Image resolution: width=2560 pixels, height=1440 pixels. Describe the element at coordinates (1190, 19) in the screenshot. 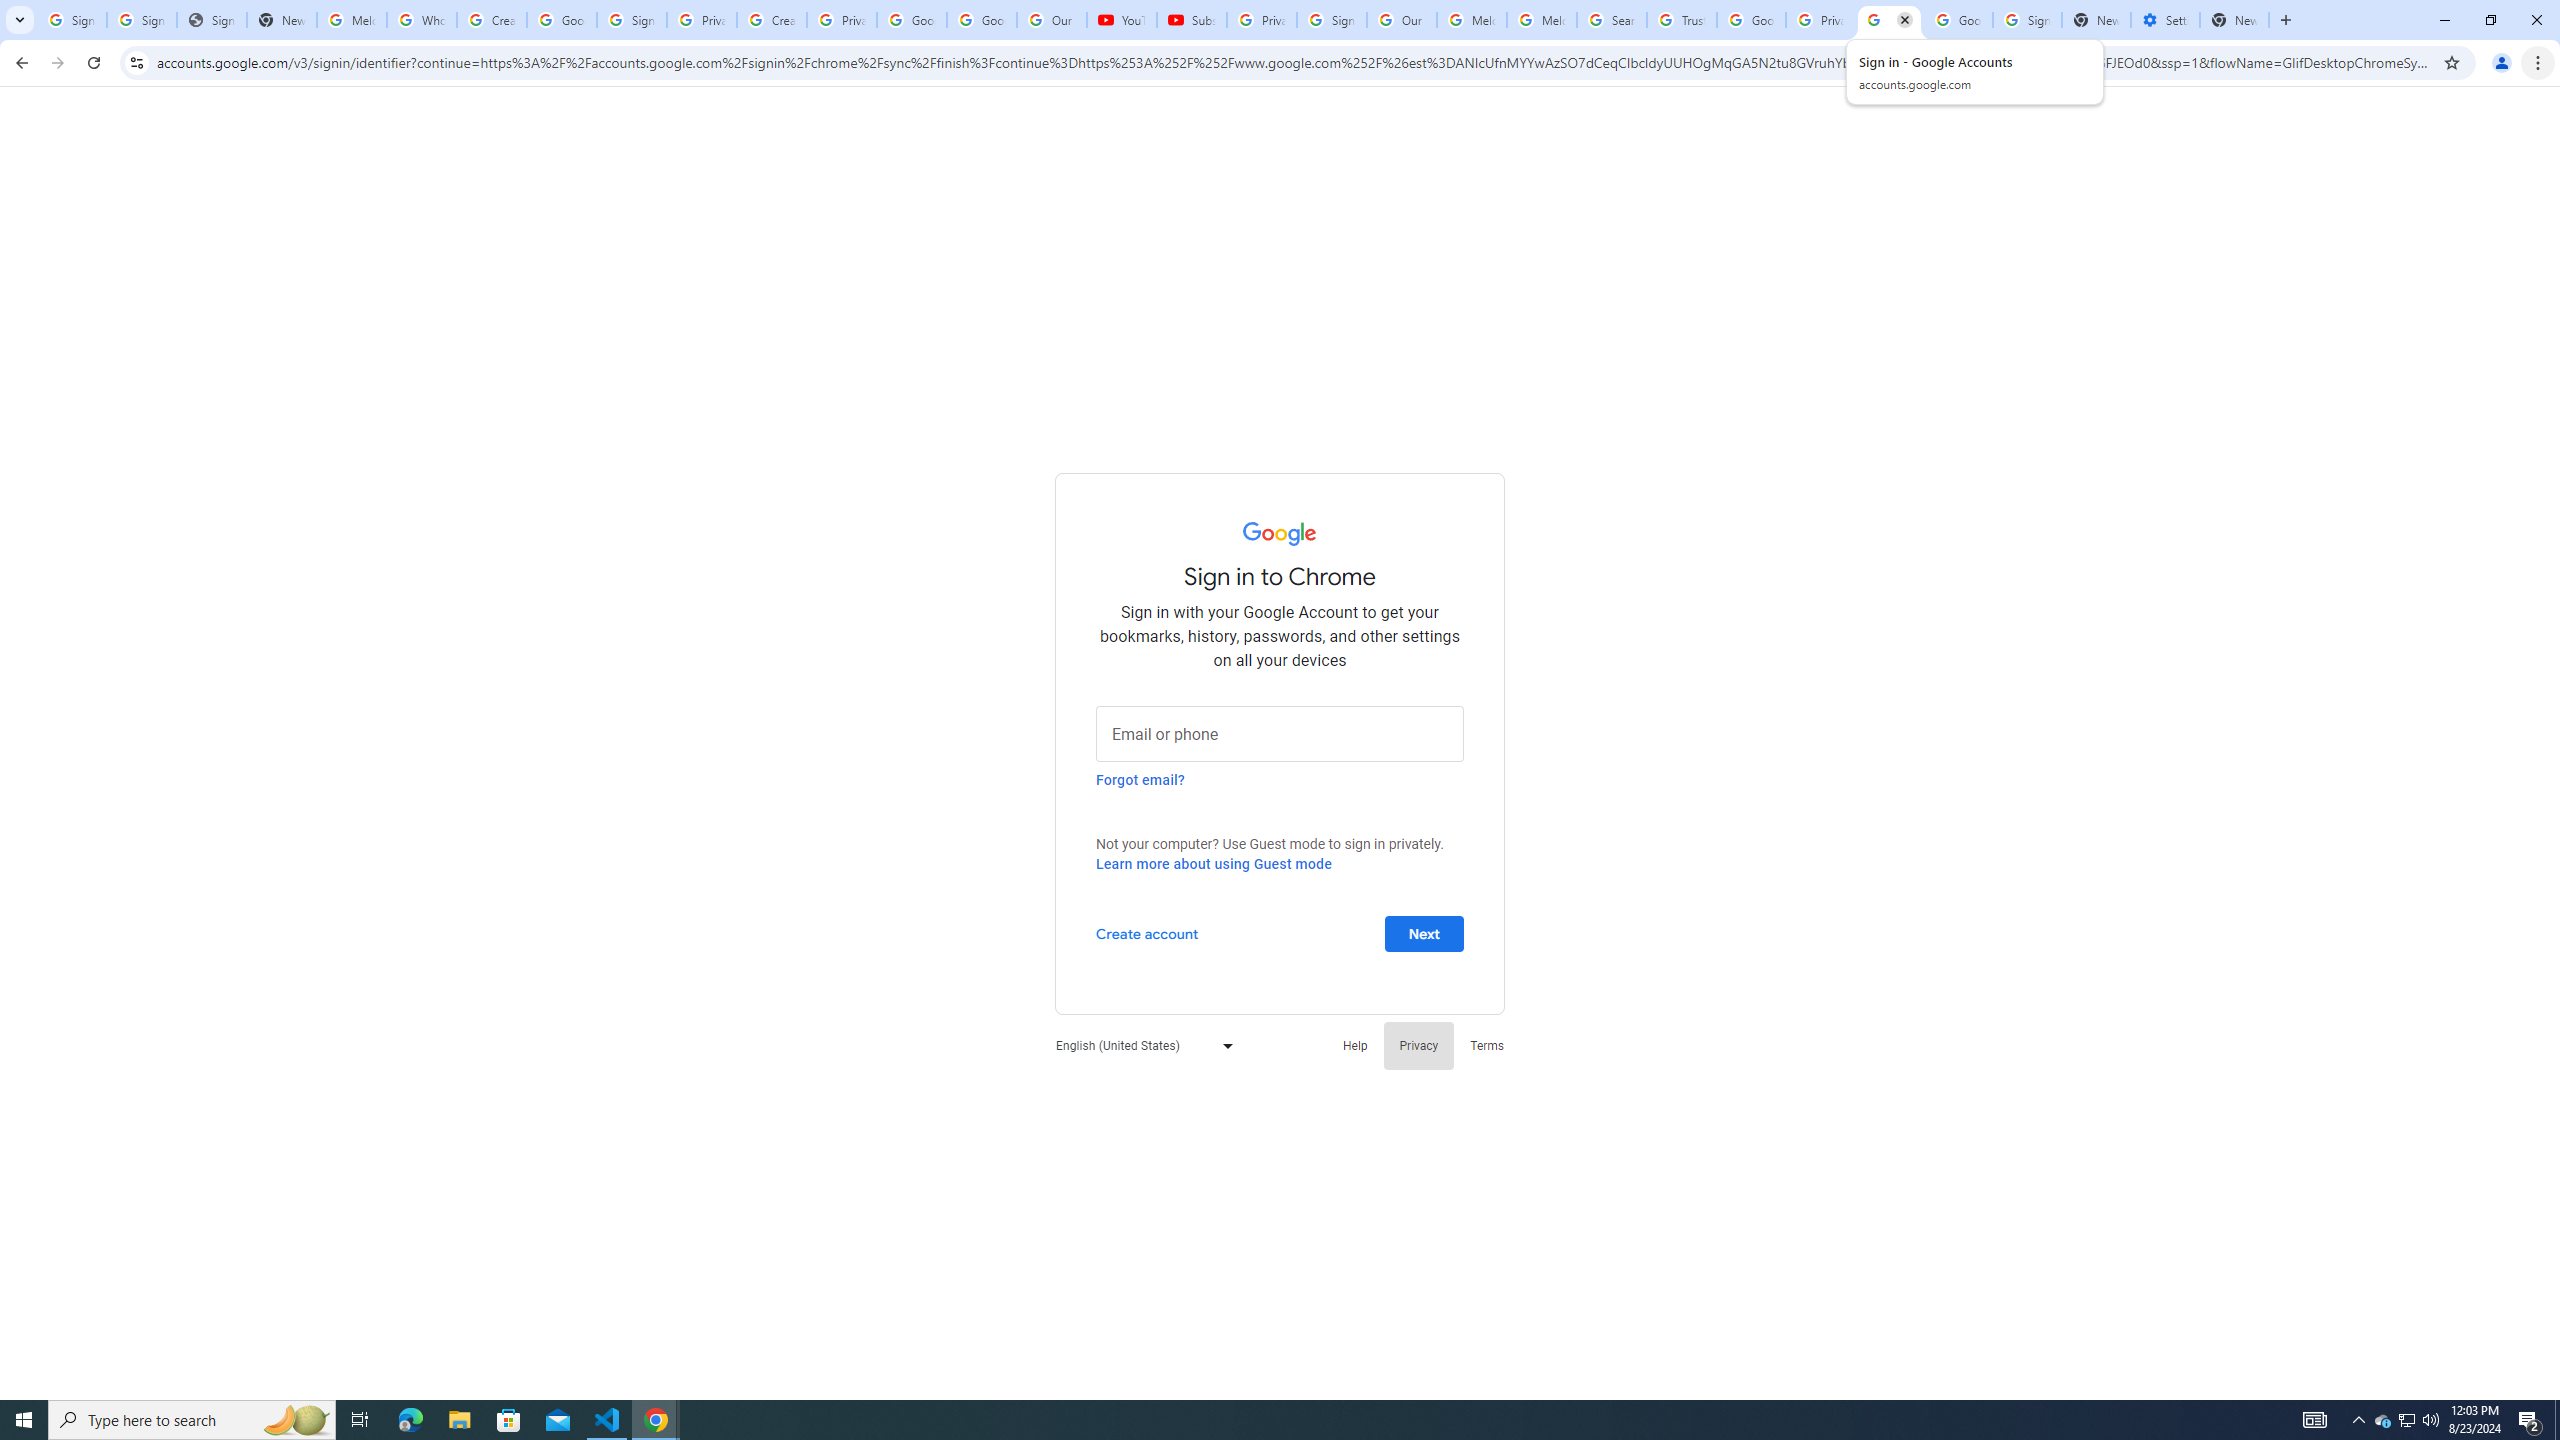

I see `'Subscriptions - YouTube'` at that location.